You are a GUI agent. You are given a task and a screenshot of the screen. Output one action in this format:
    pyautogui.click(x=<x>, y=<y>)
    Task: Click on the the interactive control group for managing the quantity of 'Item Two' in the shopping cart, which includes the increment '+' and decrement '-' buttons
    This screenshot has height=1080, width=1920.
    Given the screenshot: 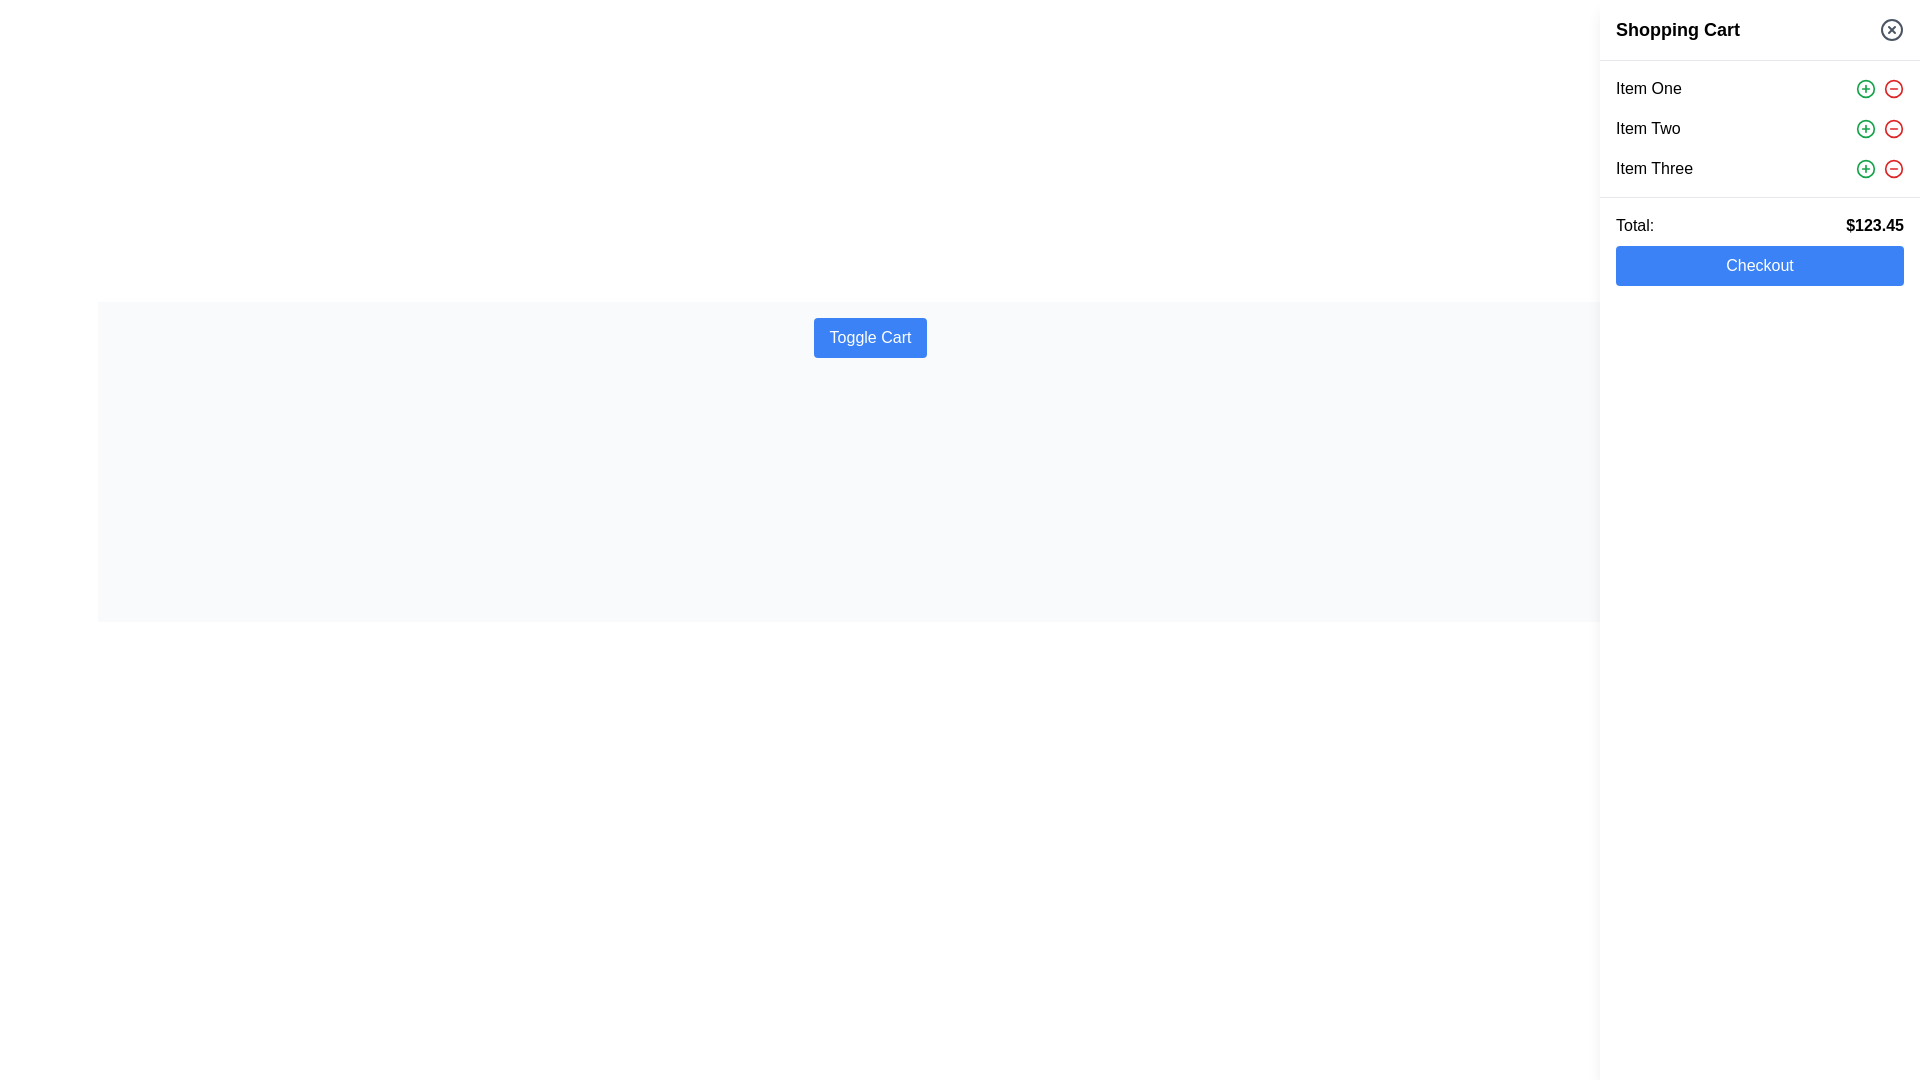 What is the action you would take?
    pyautogui.click(x=1879, y=128)
    